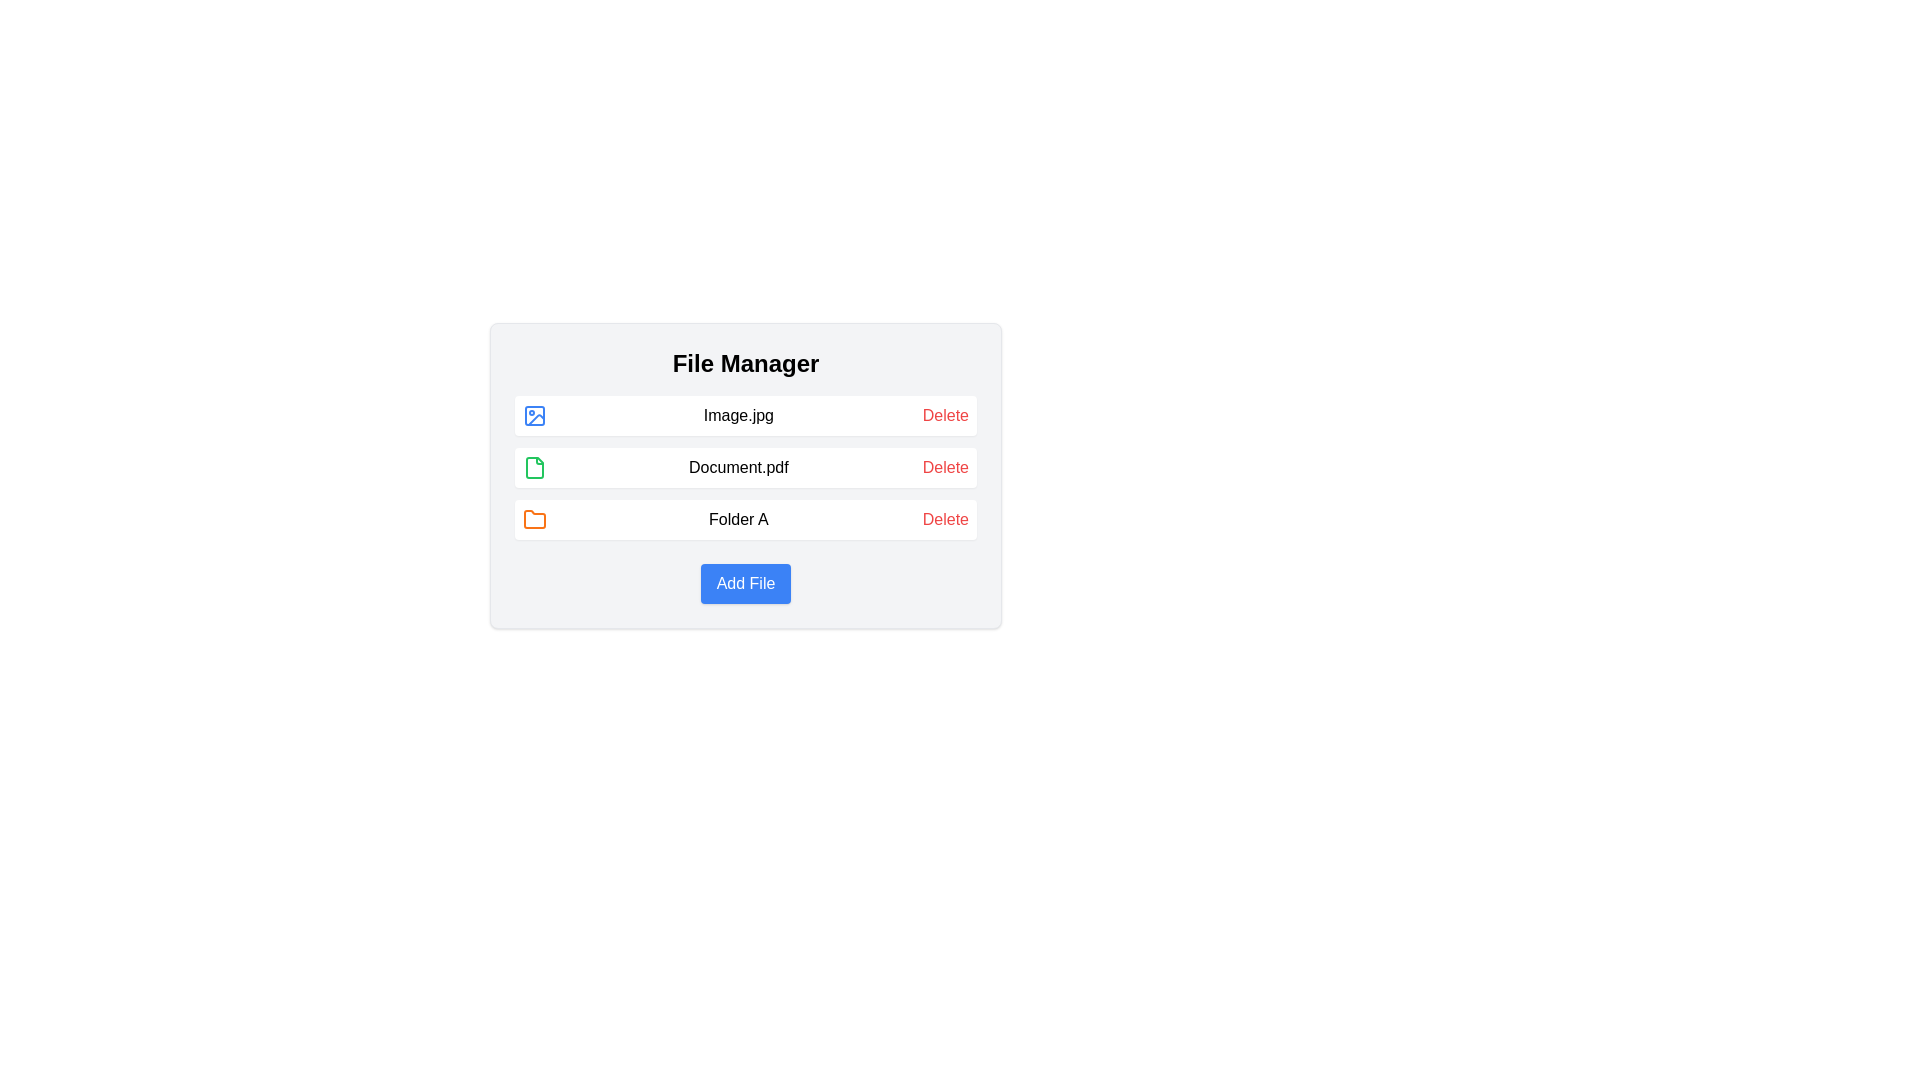  Describe the element at coordinates (944, 467) in the screenshot. I see `the delete button located on the far-right side of the 'Document.pdf' row in the file manager to initiate deletion` at that location.